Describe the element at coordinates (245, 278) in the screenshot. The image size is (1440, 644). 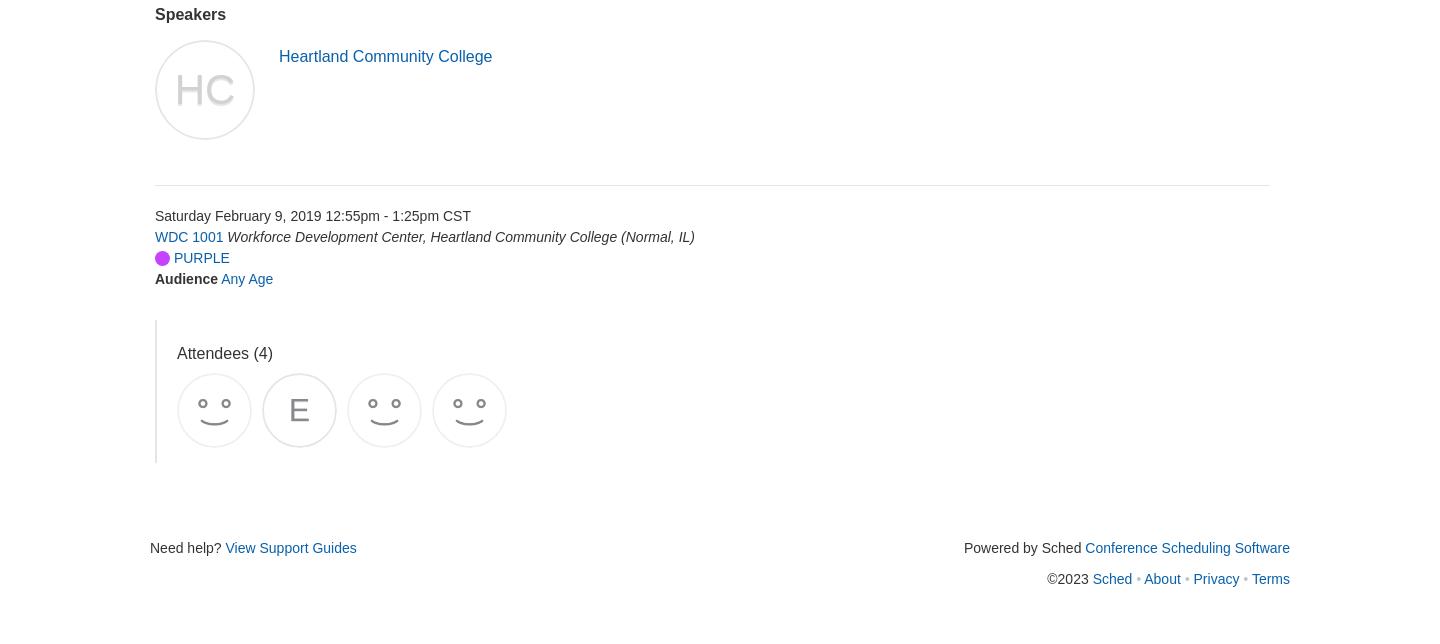
I see `'Any Age'` at that location.